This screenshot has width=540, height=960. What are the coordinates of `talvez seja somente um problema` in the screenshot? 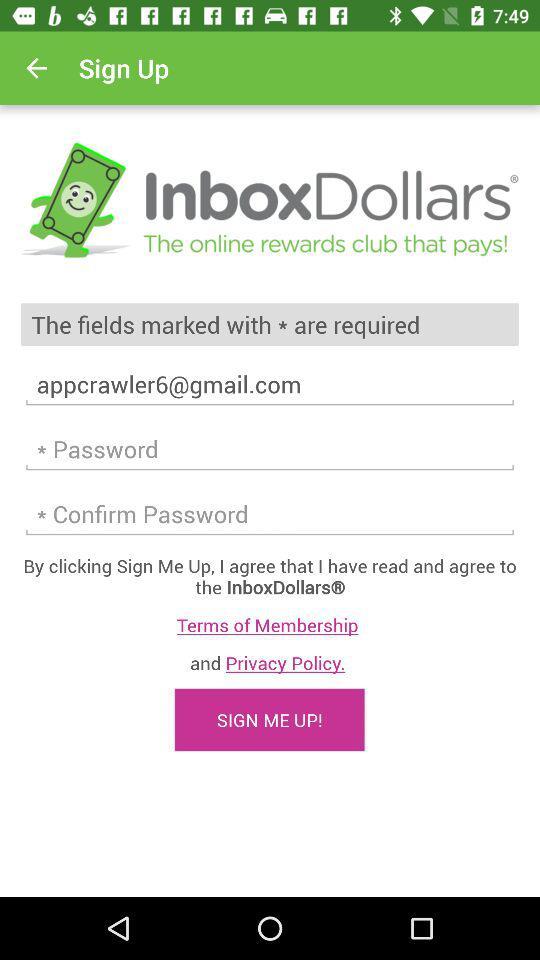 It's located at (270, 449).